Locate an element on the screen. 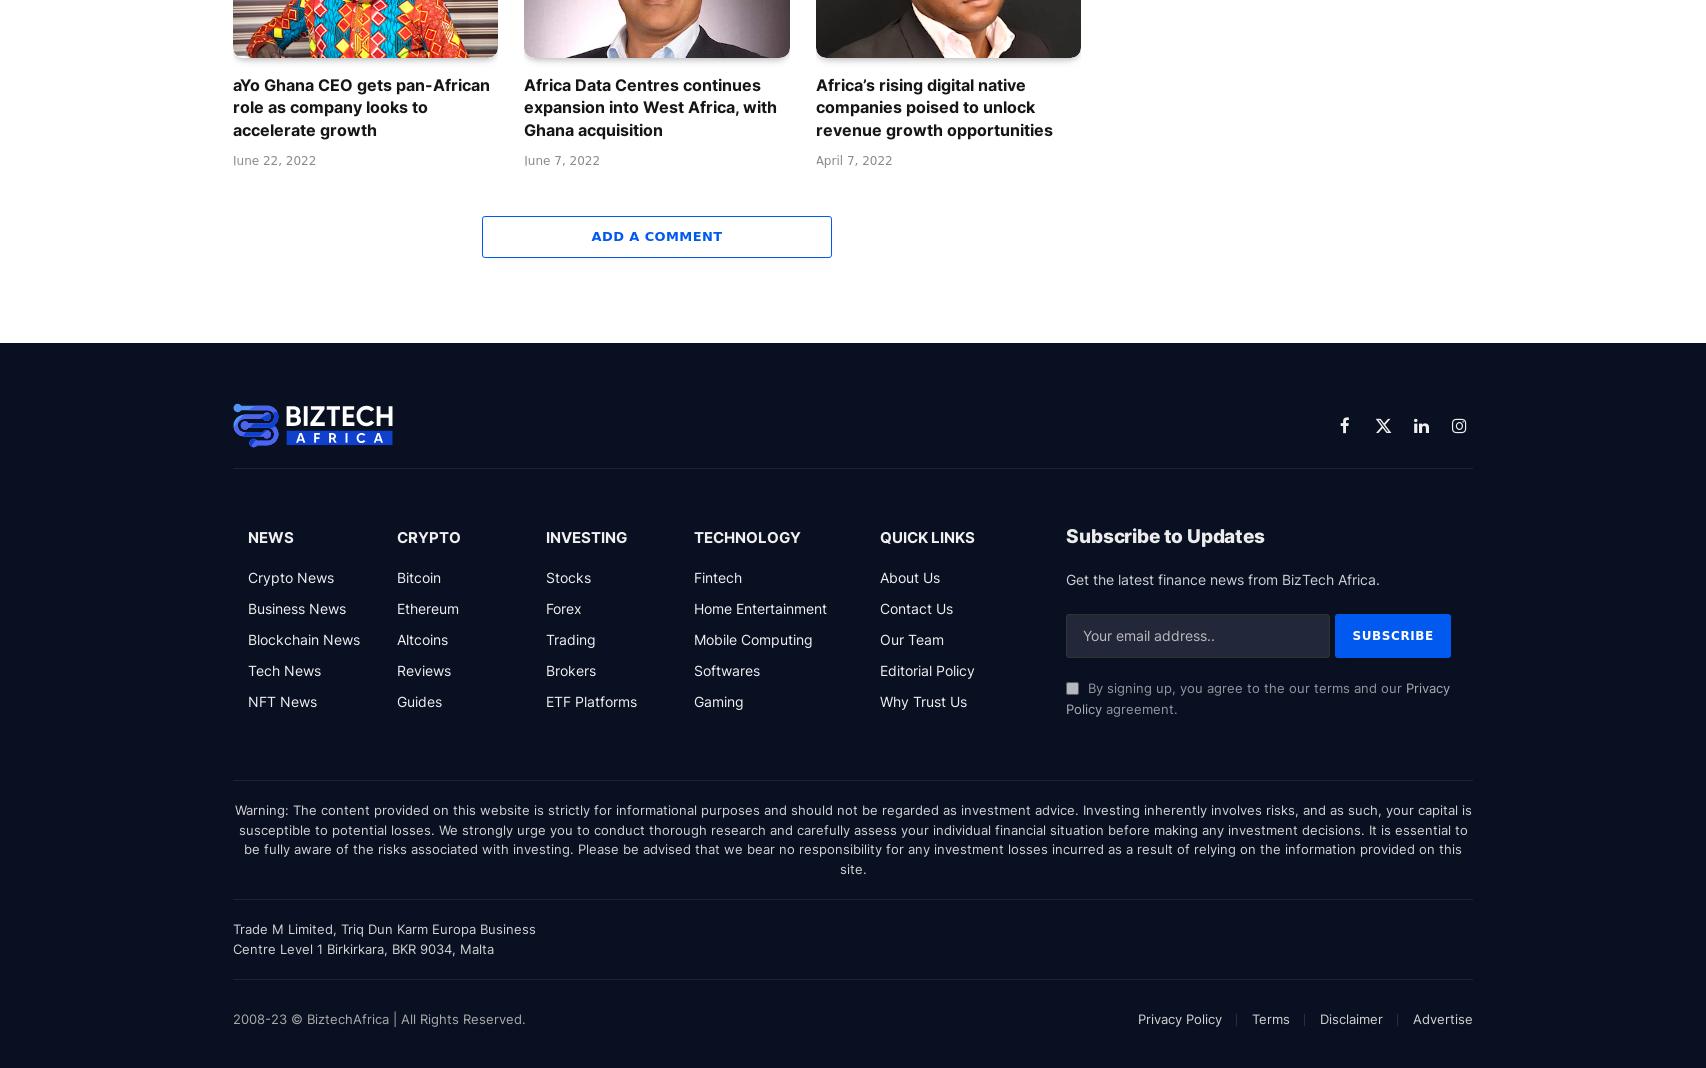 The height and width of the screenshot is (1068, 1706). 'Brokers' is located at coordinates (568, 669).